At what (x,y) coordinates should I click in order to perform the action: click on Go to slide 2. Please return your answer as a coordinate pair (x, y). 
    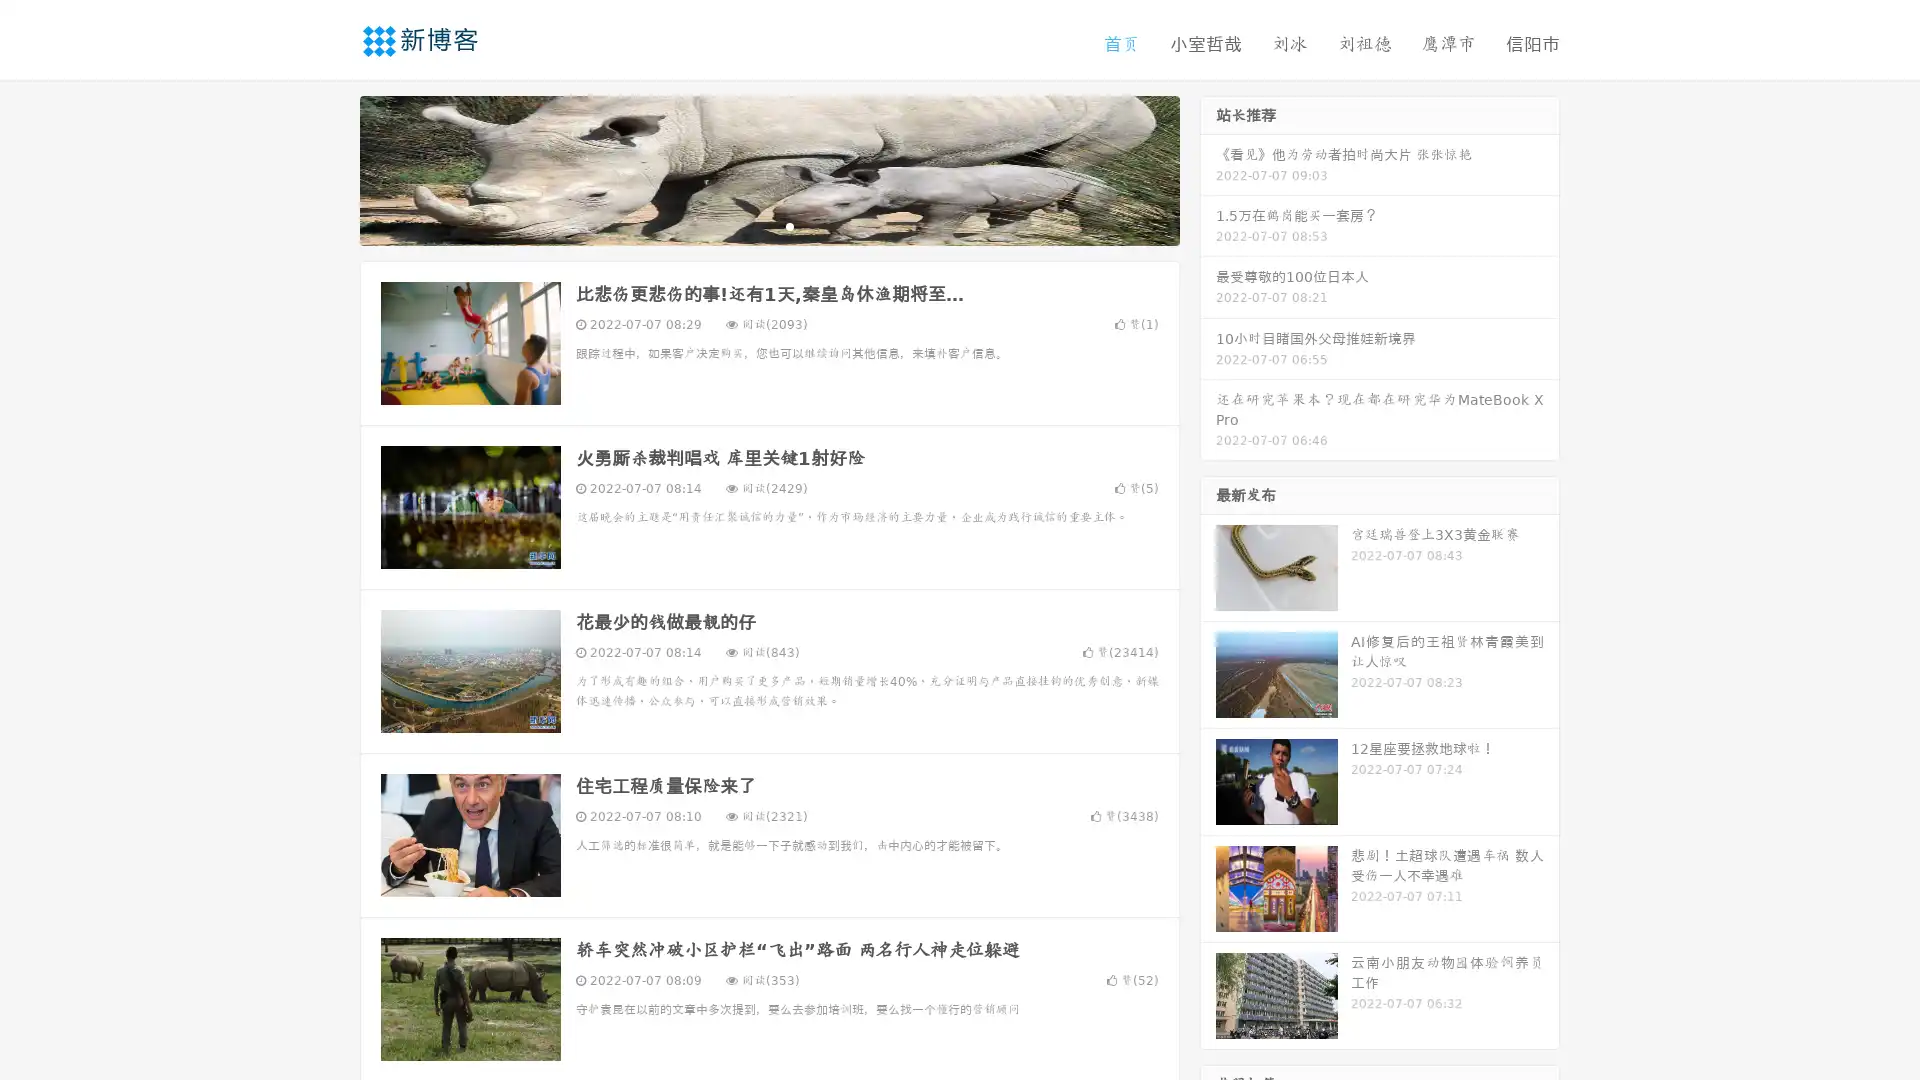
    Looking at the image, I should click on (768, 225).